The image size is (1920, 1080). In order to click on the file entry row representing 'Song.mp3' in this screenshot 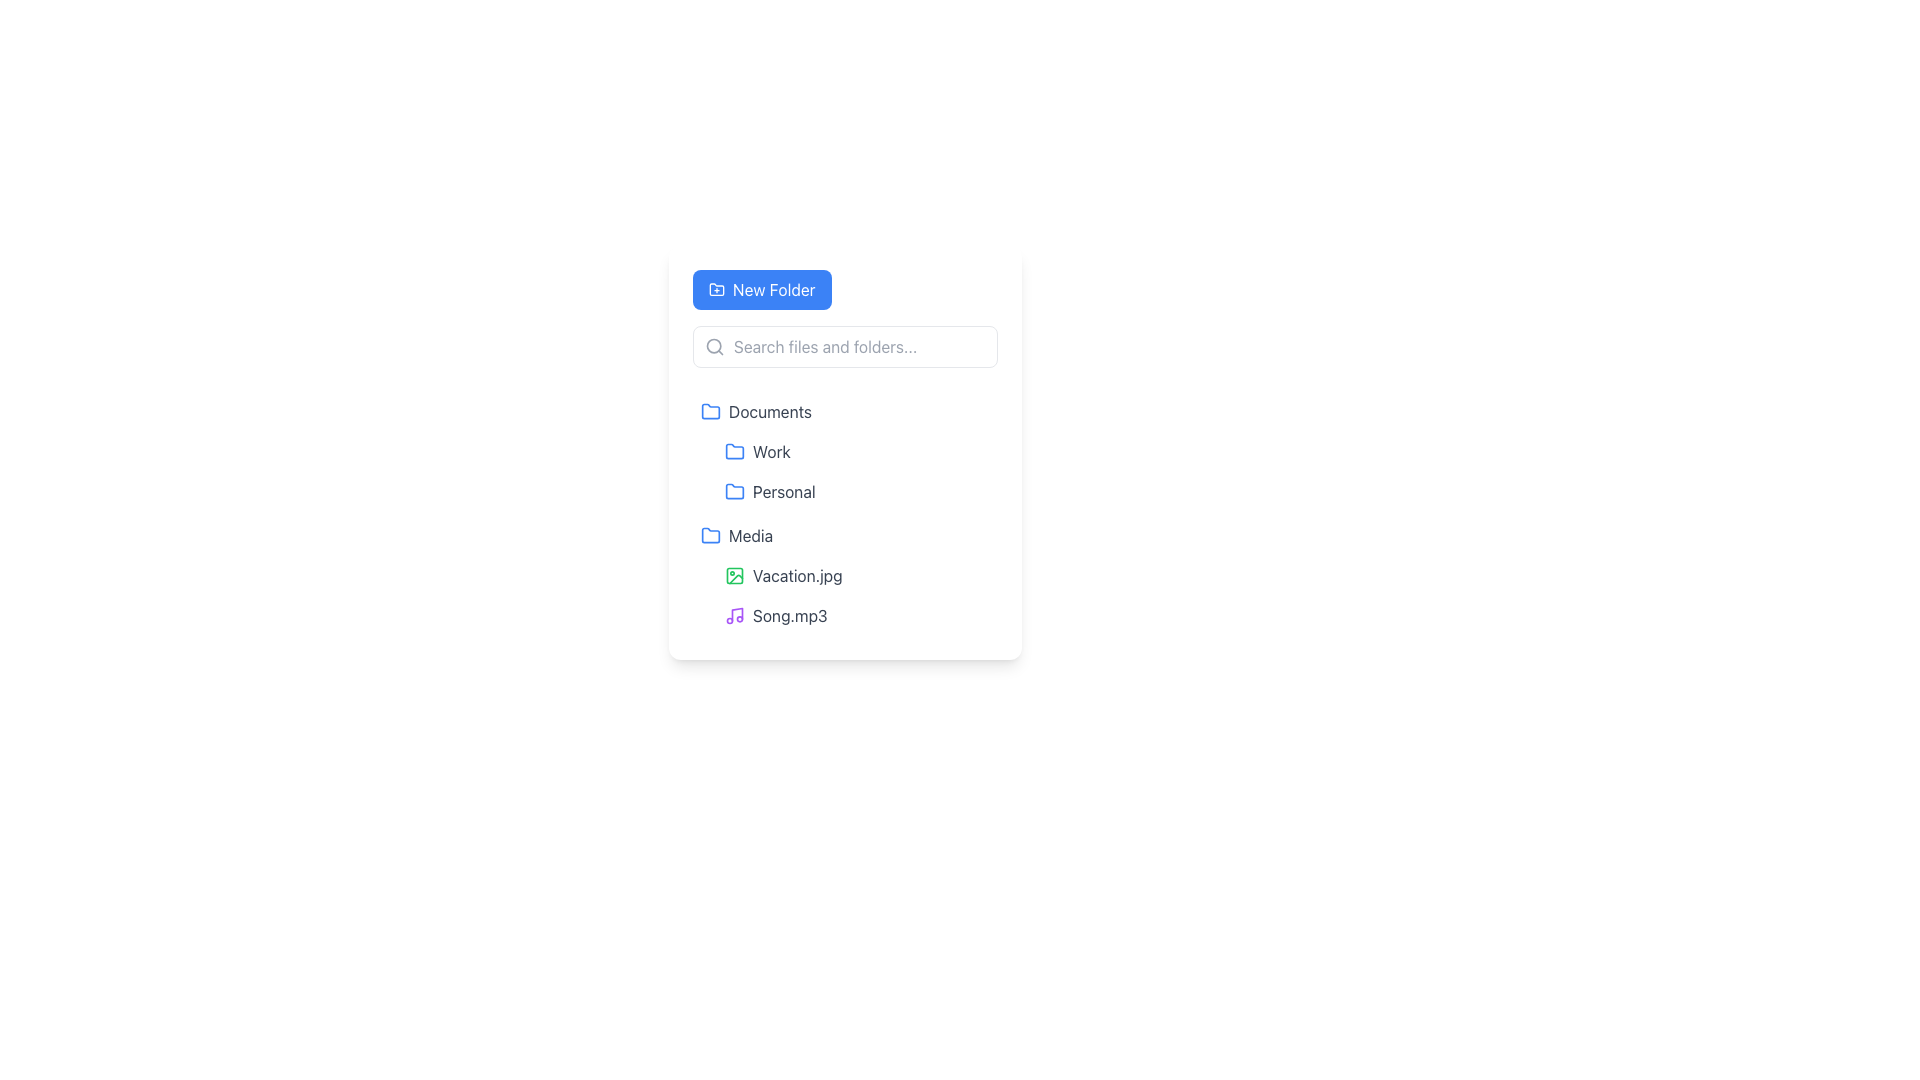, I will do `click(857, 615)`.